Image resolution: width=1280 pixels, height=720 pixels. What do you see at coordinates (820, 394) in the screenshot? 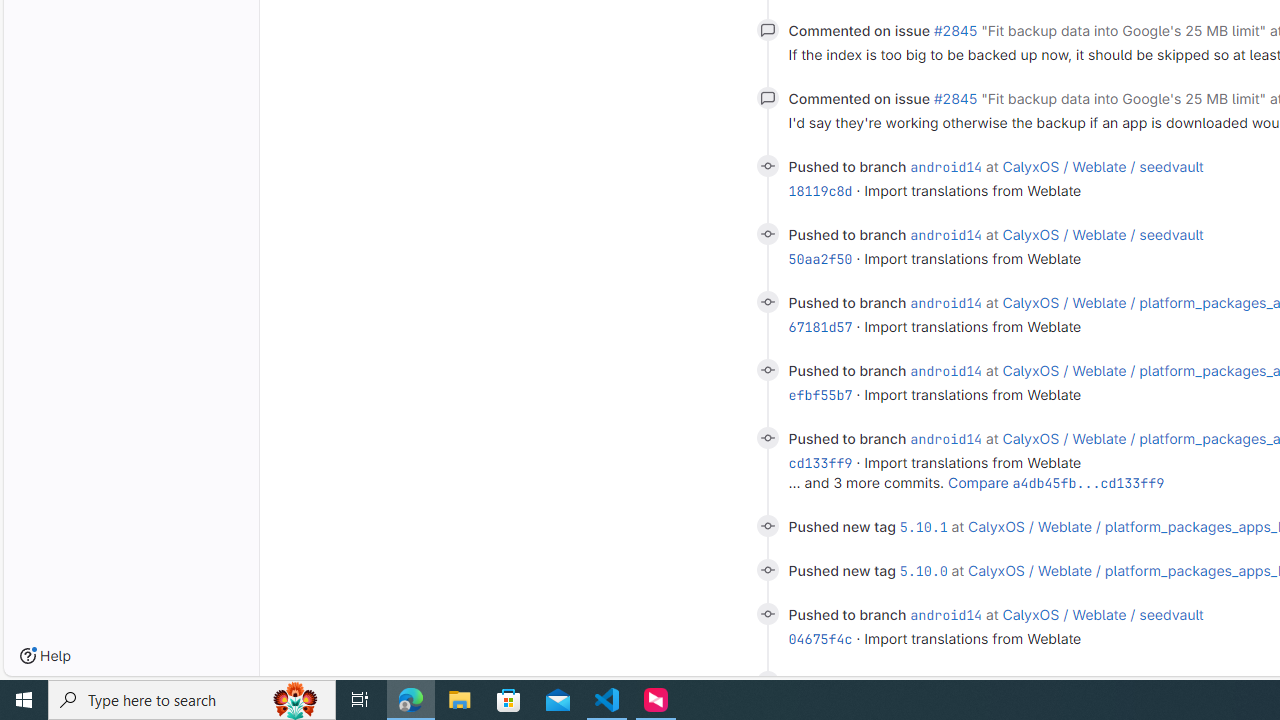
I see `'efbf55b7'` at bounding box center [820, 394].